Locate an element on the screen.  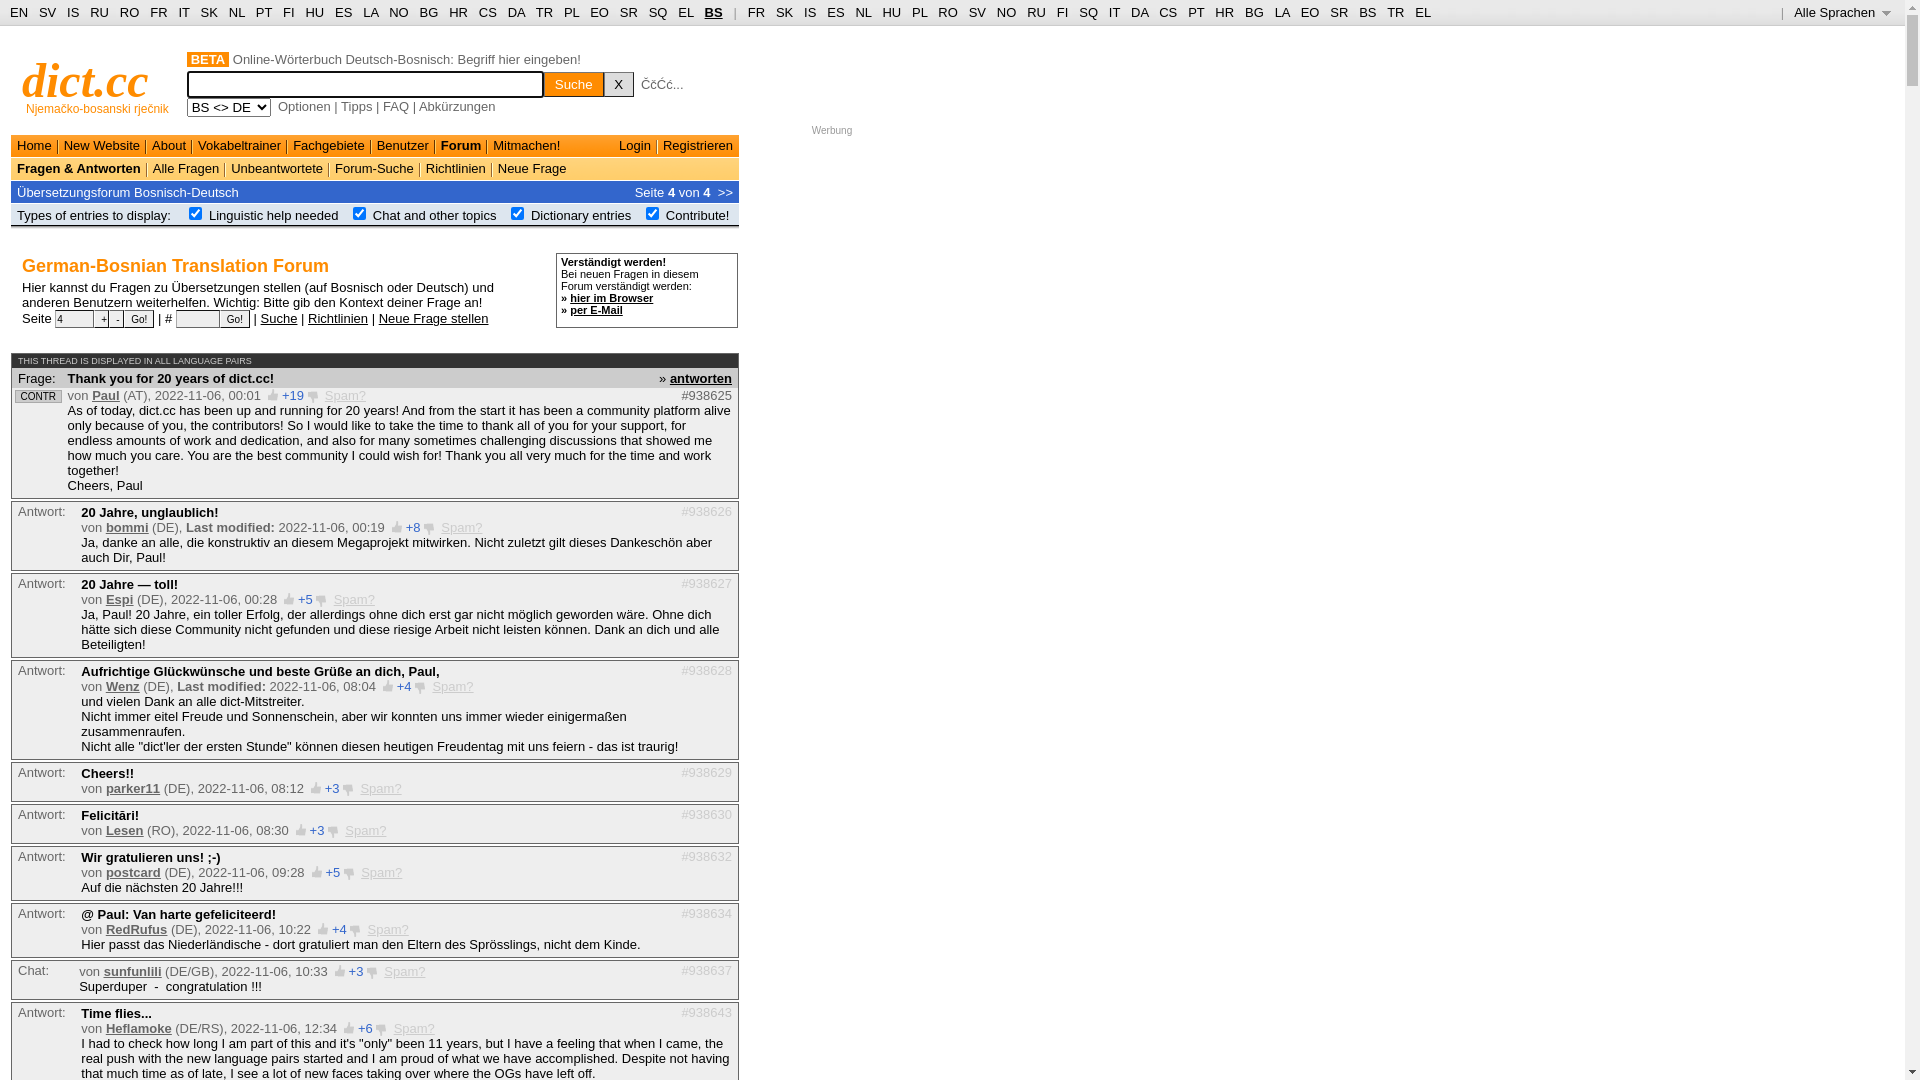
'Lesen' is located at coordinates (123, 830).